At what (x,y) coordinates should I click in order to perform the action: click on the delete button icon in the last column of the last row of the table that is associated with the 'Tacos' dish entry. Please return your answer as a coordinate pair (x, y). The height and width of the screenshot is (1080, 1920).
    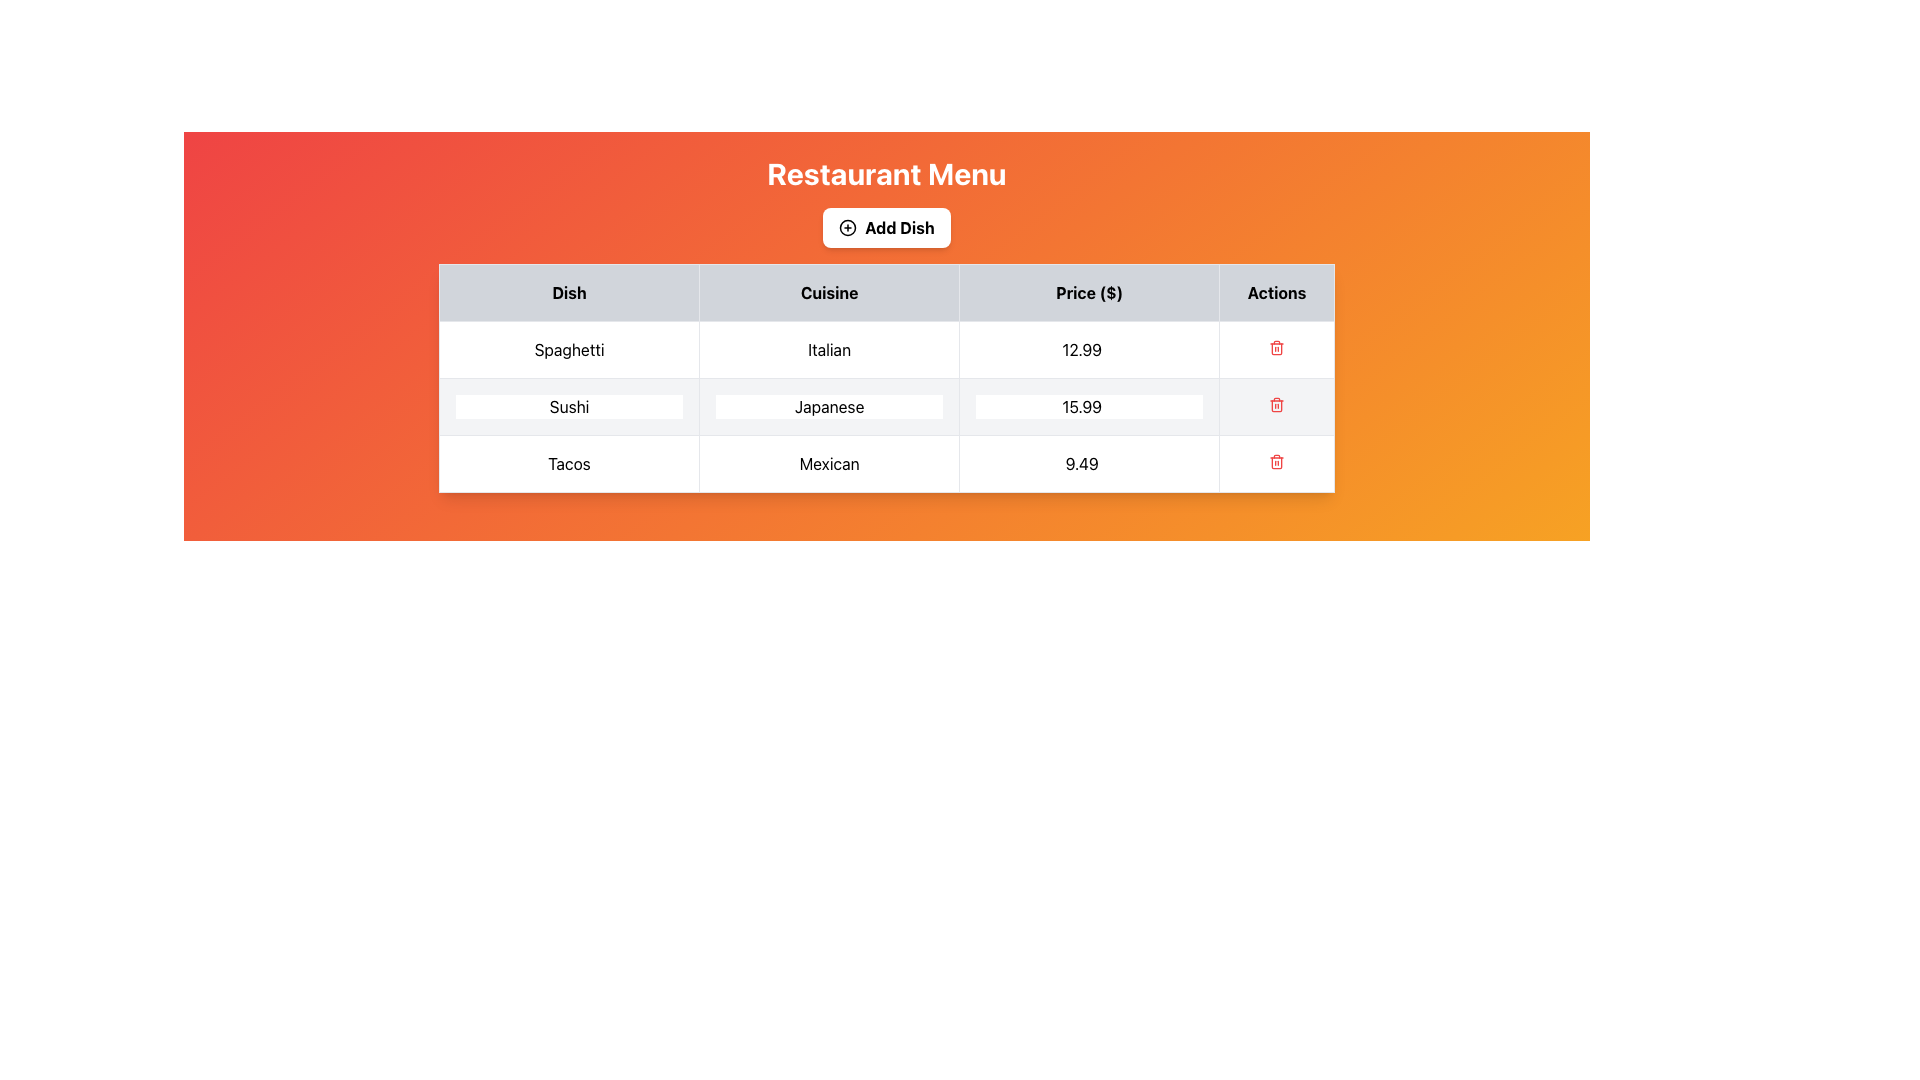
    Looking at the image, I should click on (1276, 463).